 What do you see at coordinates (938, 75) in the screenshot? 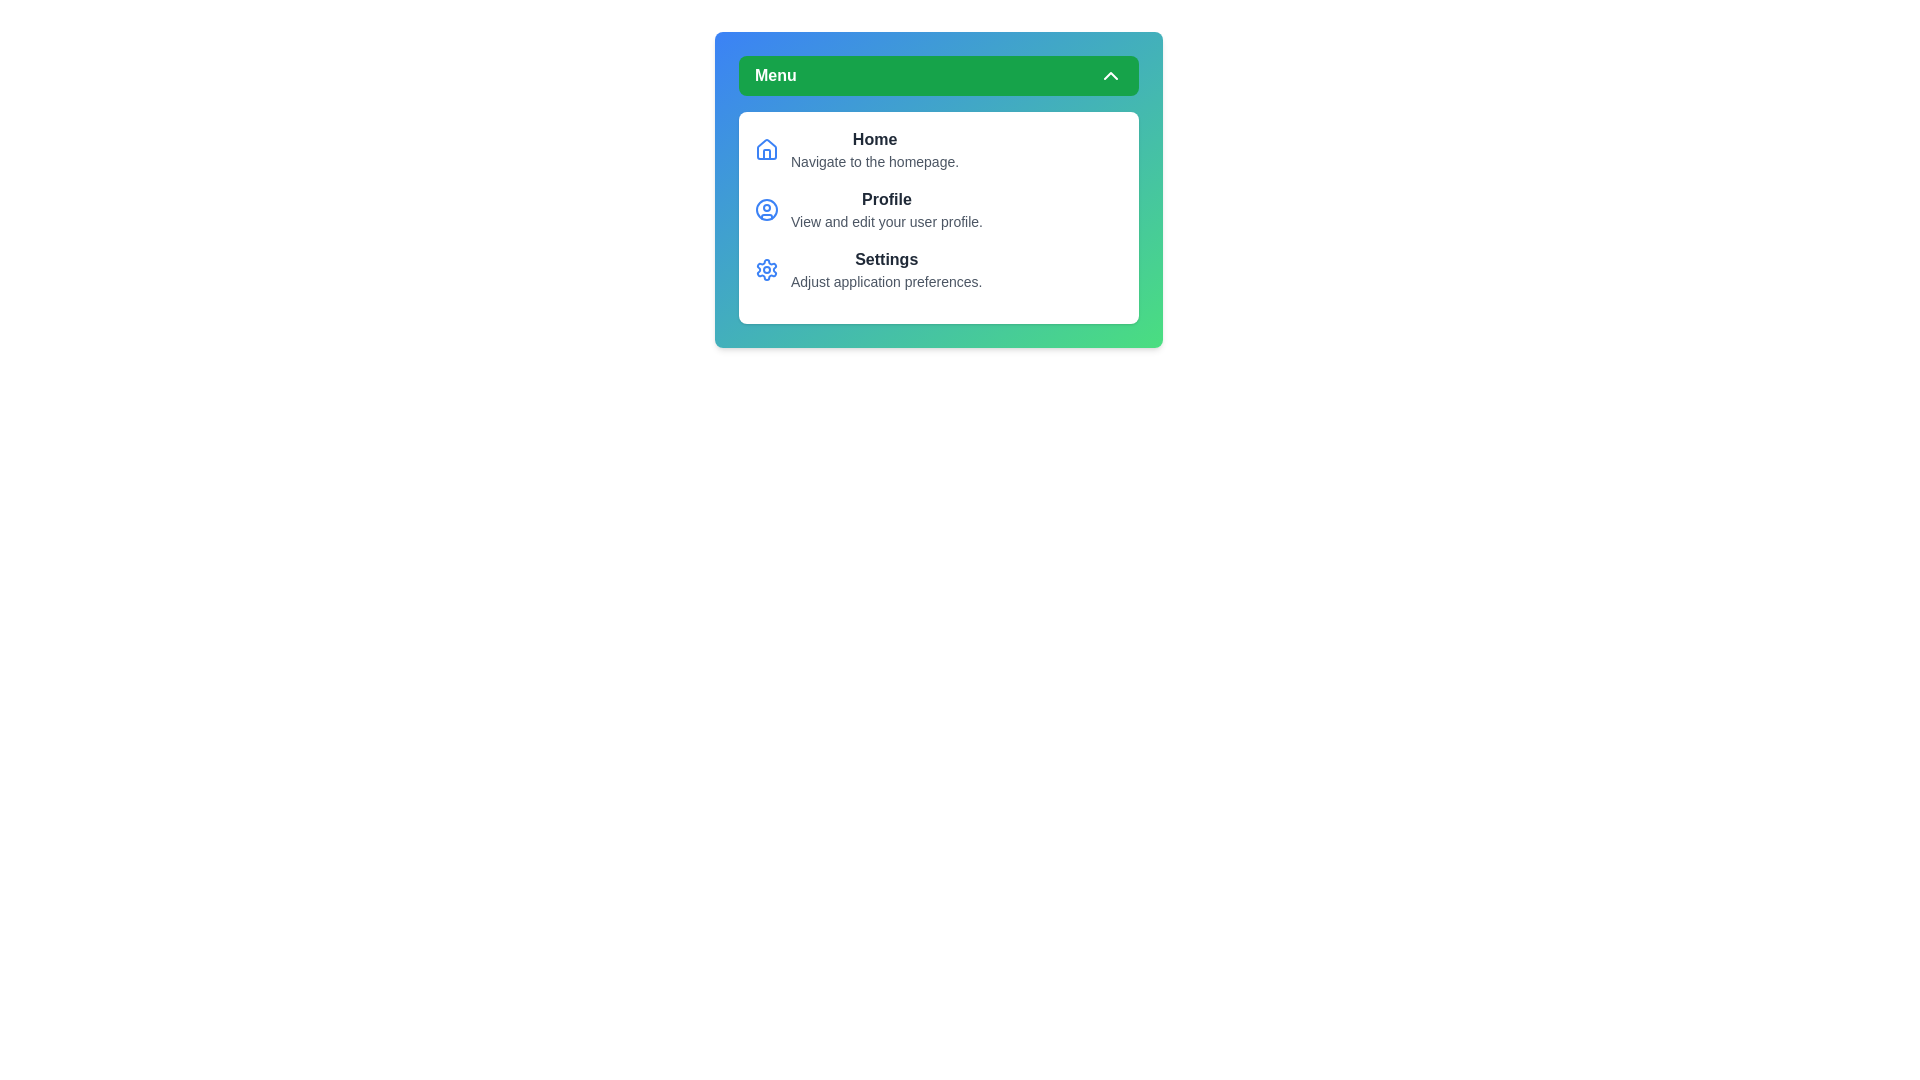
I see `the 'Menu' button to toggle the menu's visibility` at bounding box center [938, 75].